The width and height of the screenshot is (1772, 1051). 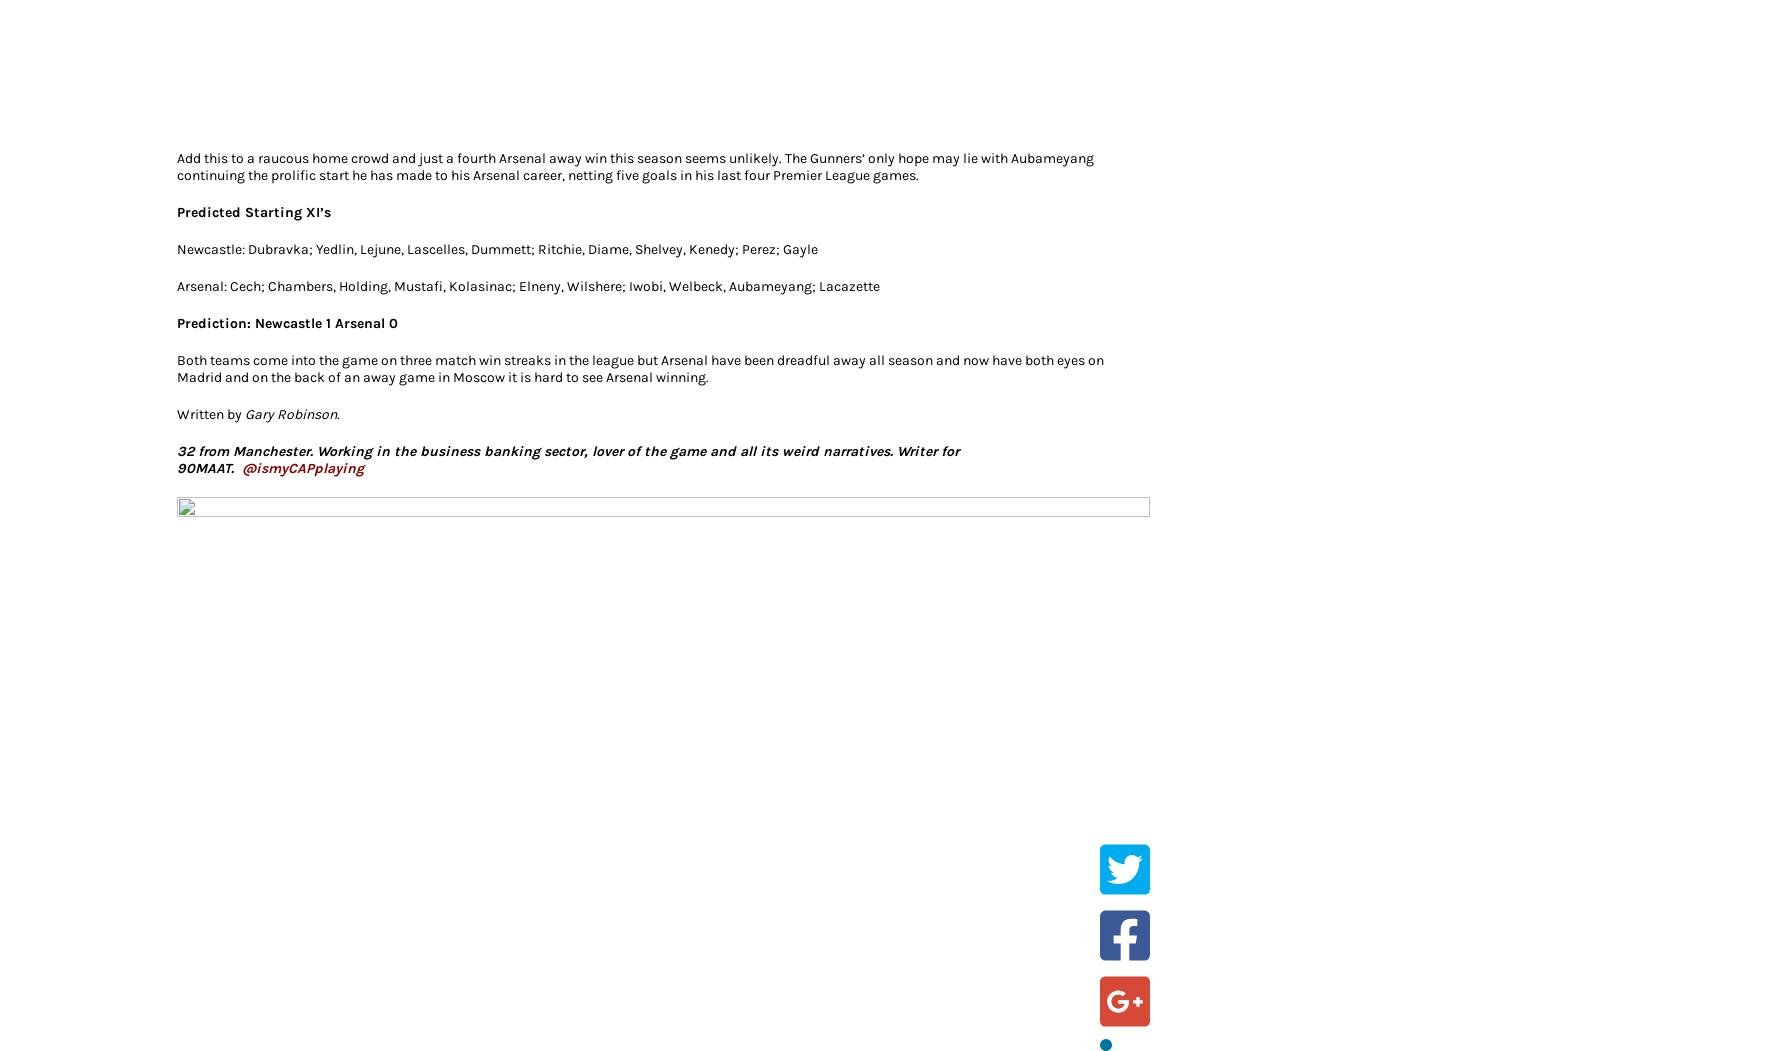 I want to click on '@ismyCAPplaying', so click(x=241, y=466).